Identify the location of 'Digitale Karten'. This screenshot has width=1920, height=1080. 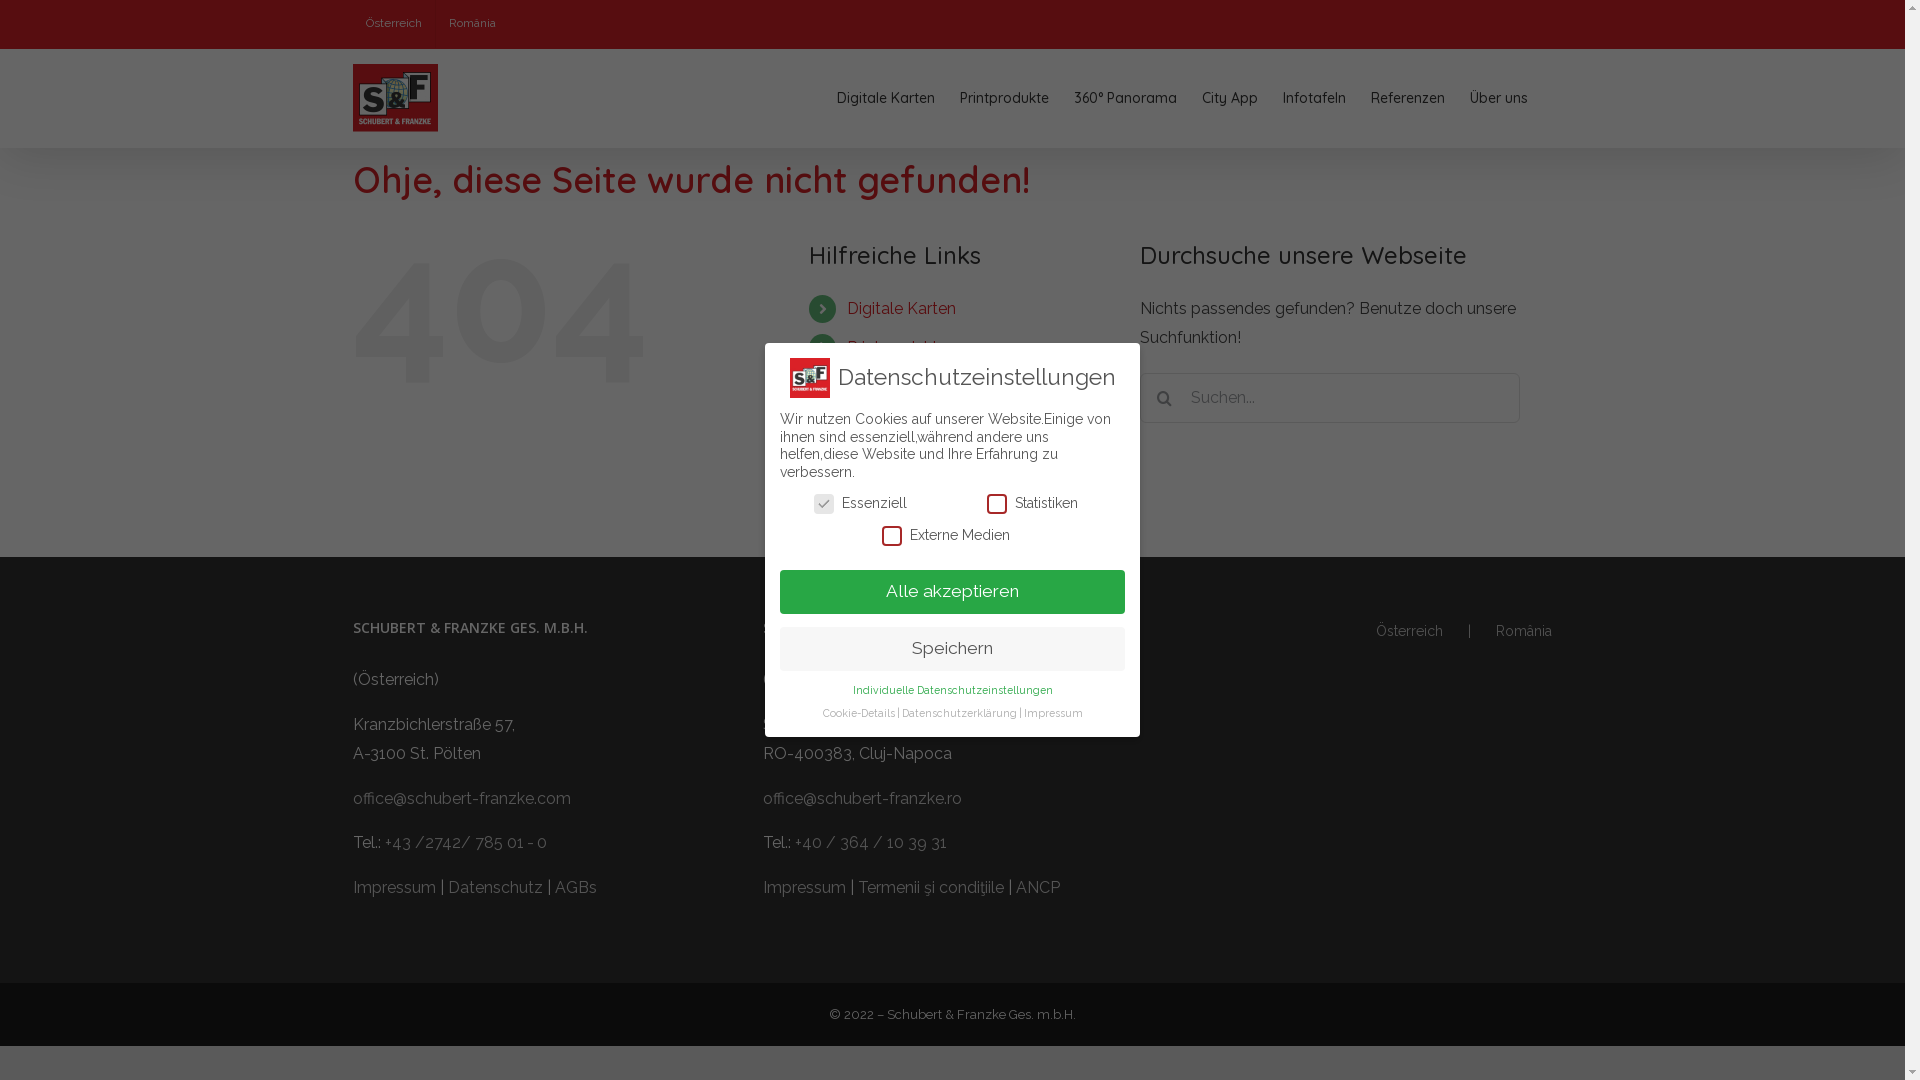
(846, 308).